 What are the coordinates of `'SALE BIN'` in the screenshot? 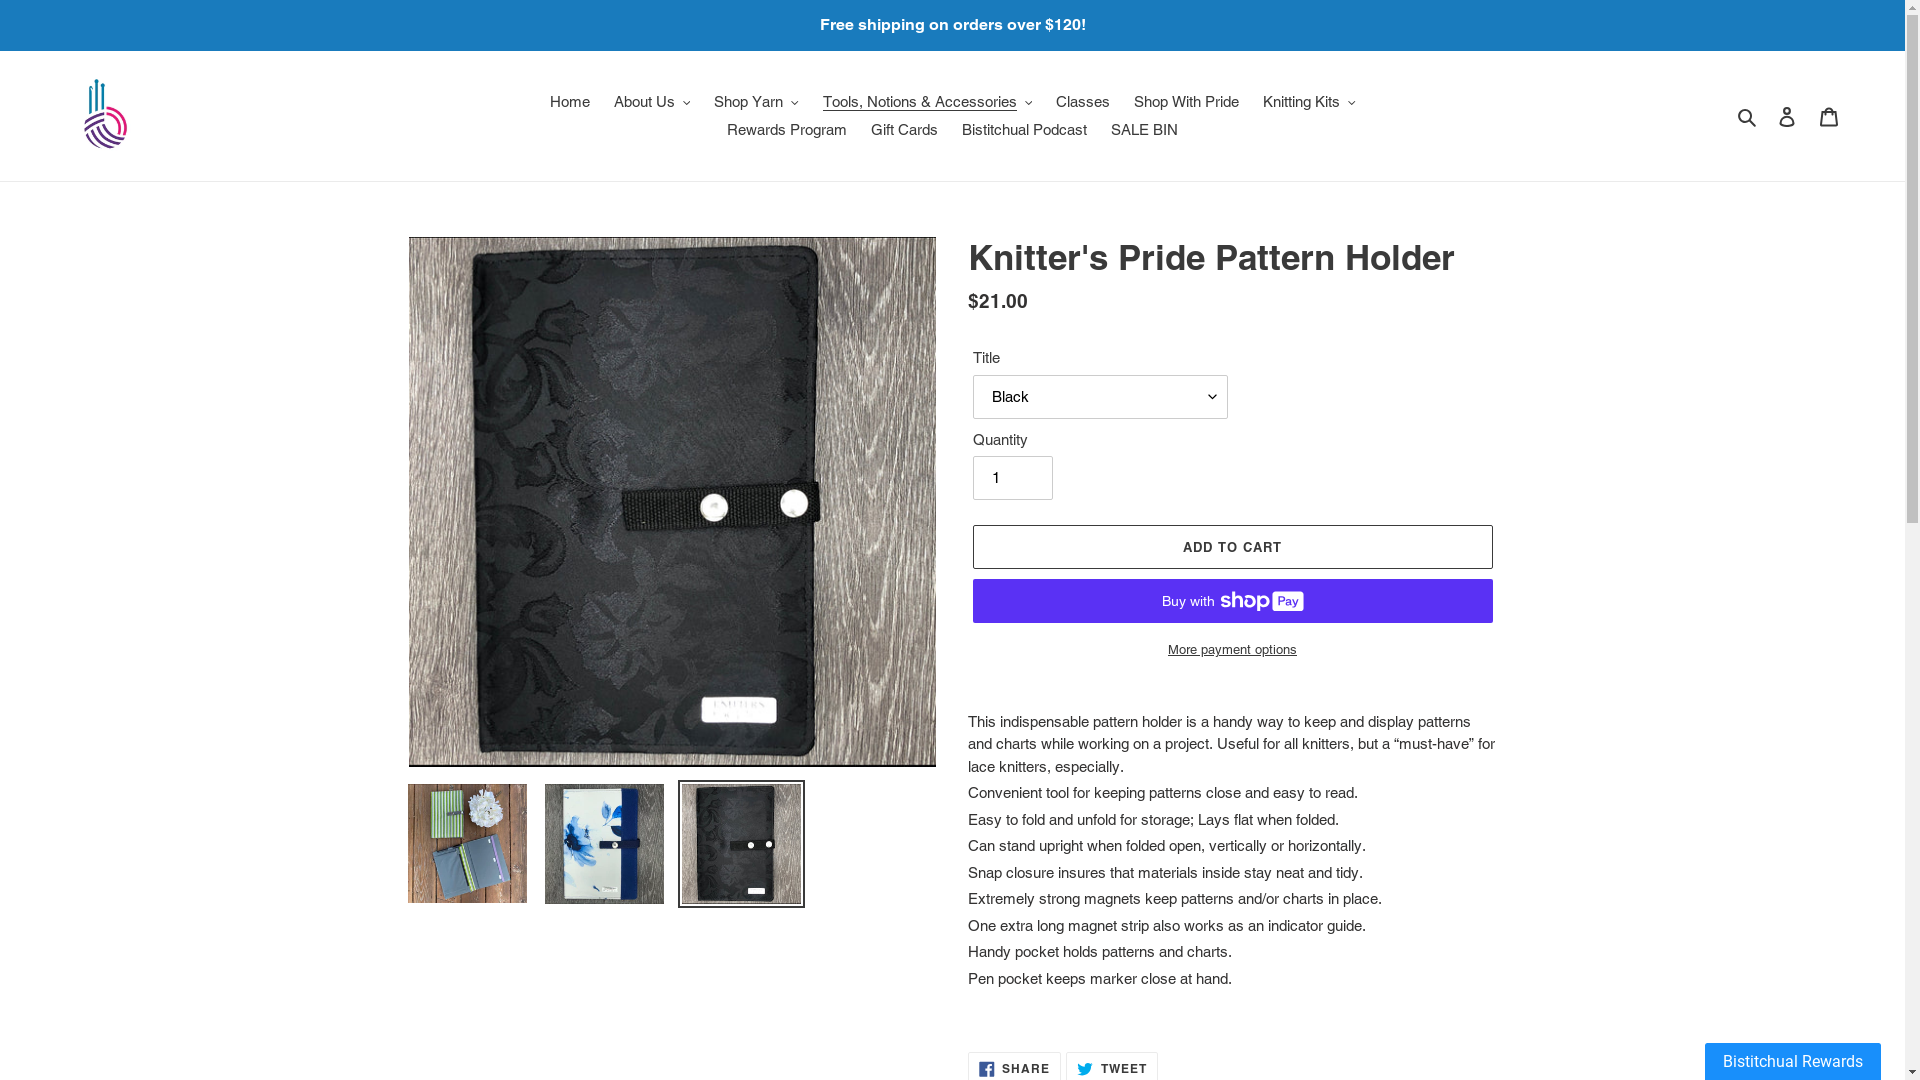 It's located at (1144, 130).